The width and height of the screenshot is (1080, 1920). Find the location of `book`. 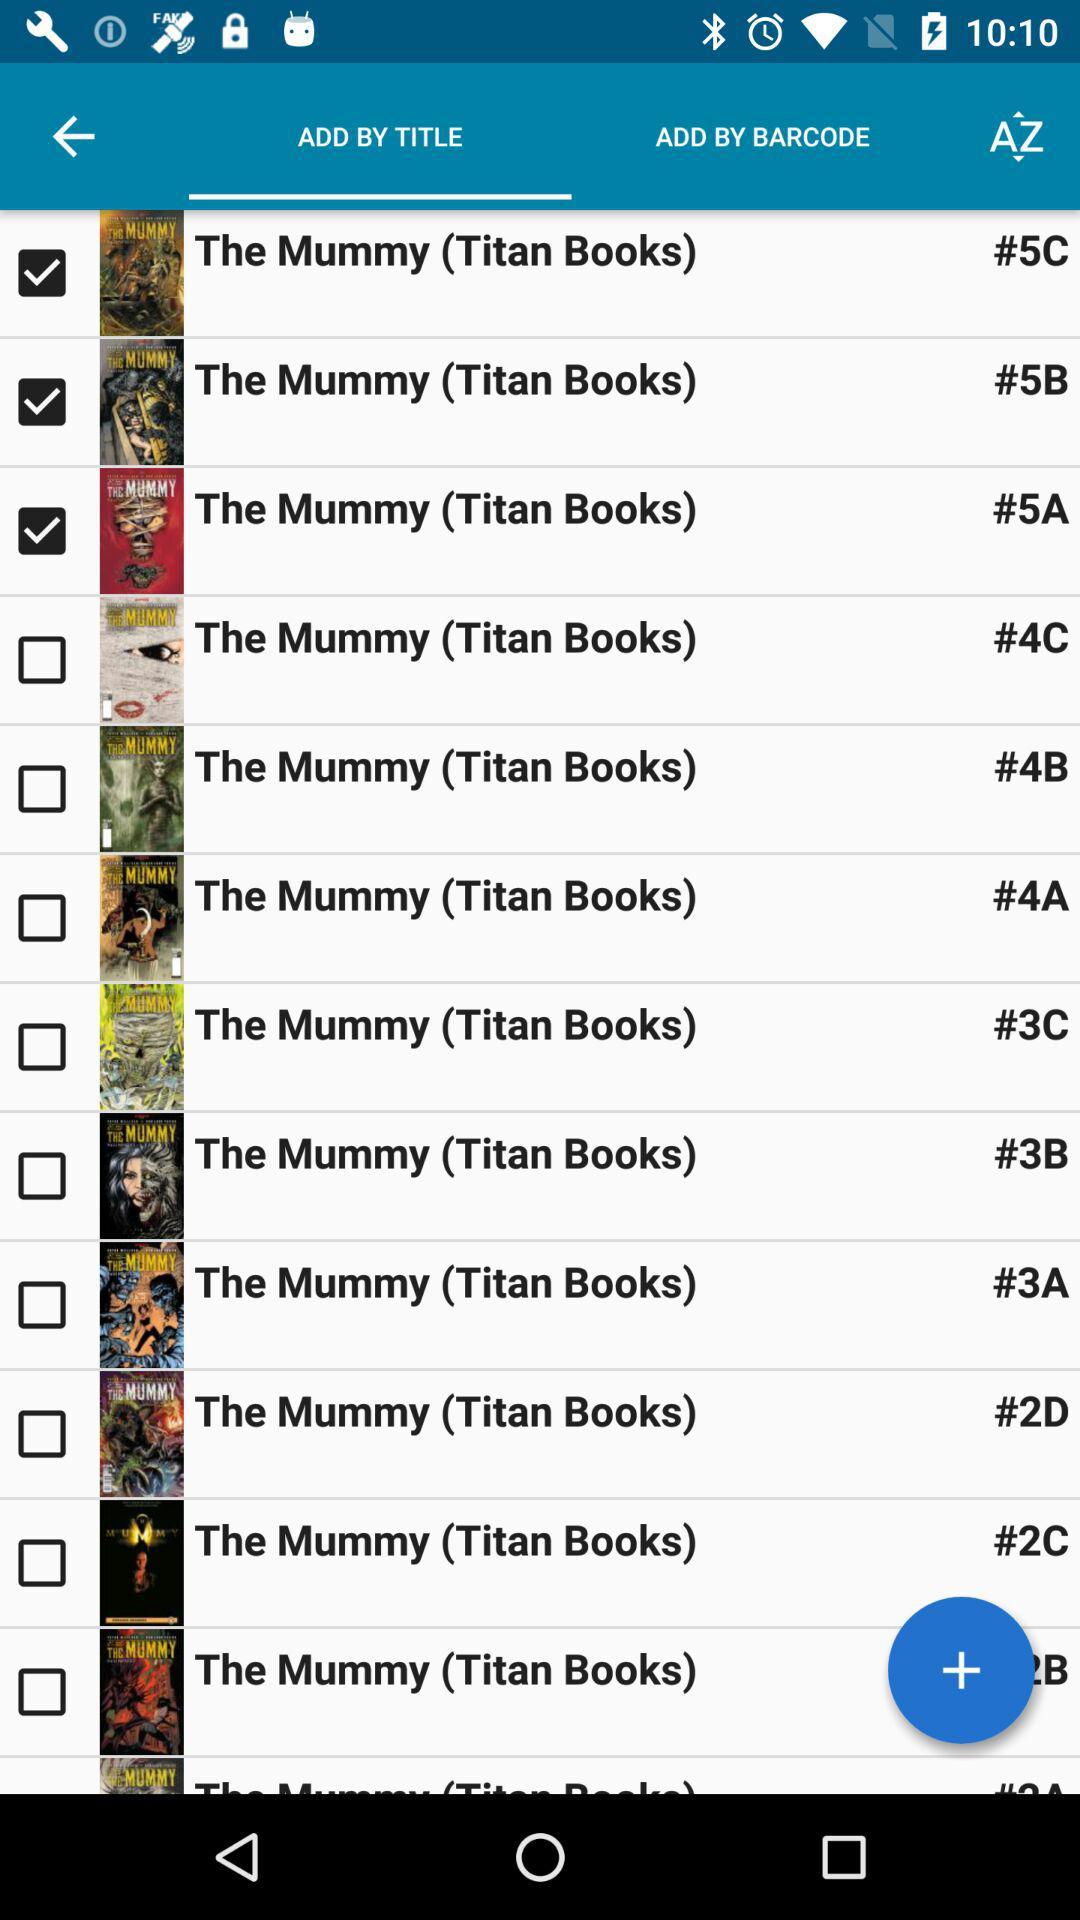

book is located at coordinates (960, 1670).